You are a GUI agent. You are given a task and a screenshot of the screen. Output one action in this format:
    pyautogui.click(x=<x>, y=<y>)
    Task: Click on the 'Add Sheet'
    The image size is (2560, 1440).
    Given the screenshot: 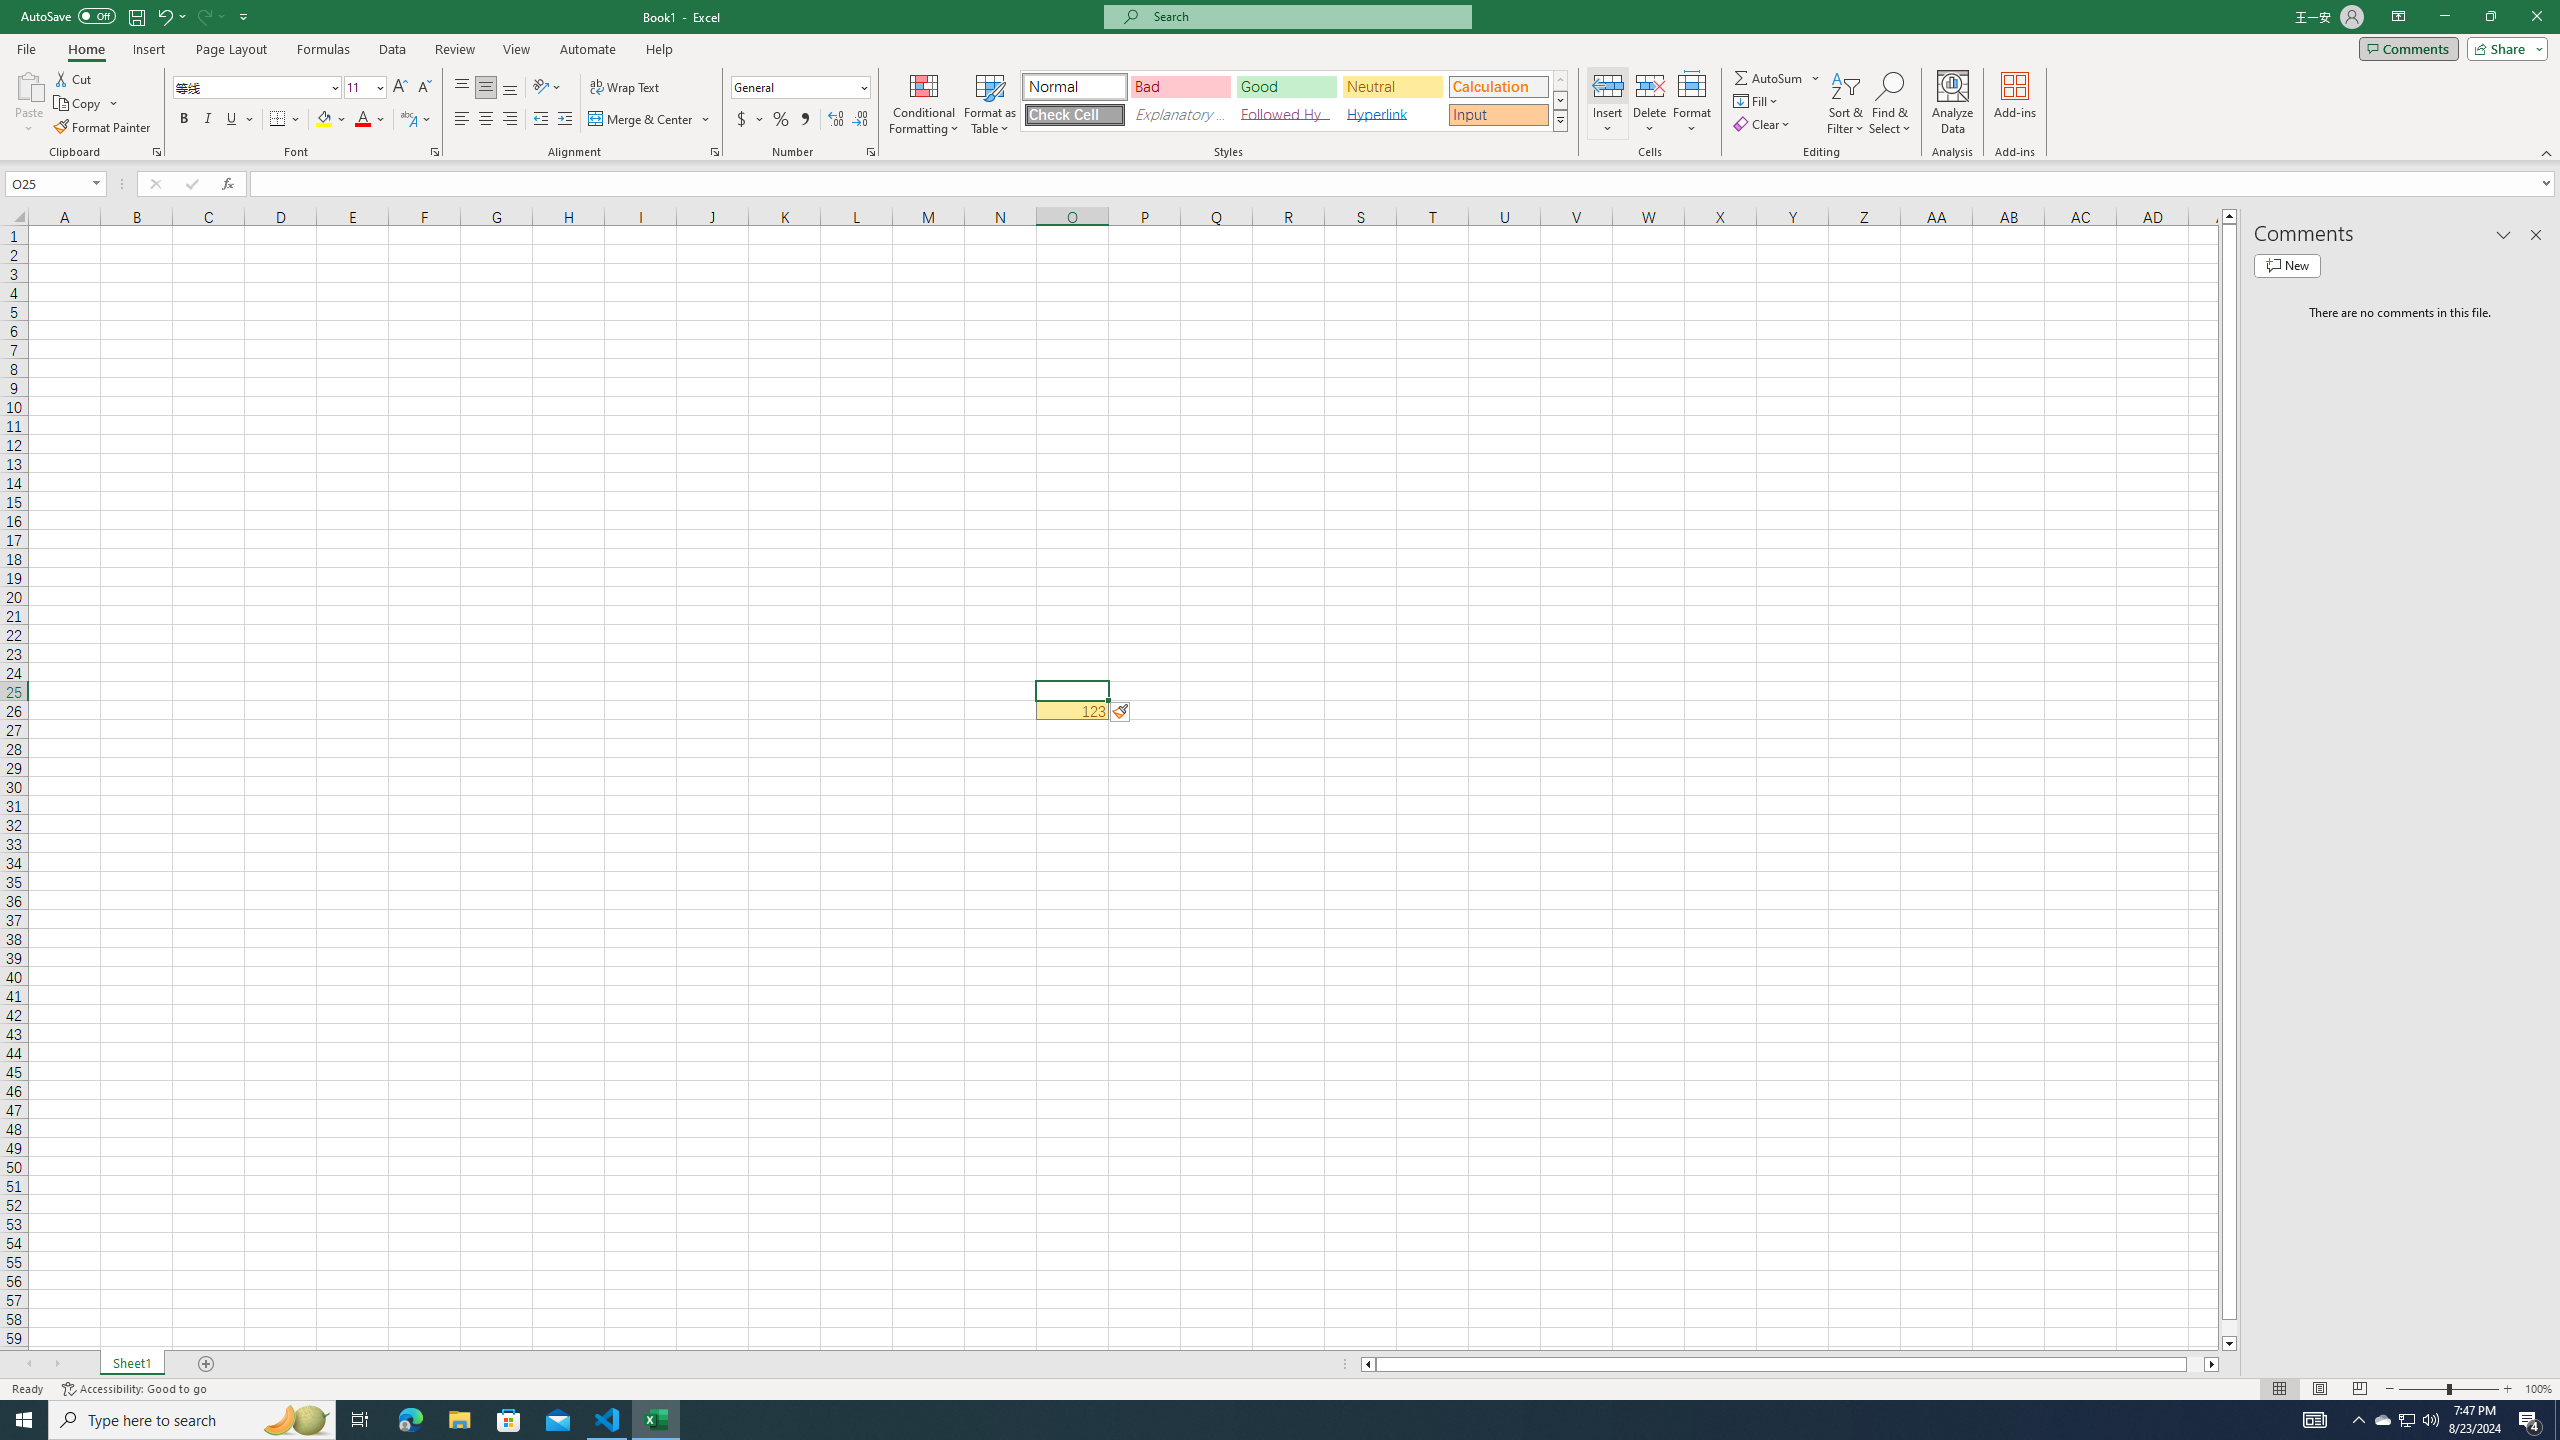 What is the action you would take?
    pyautogui.click(x=205, y=1363)
    